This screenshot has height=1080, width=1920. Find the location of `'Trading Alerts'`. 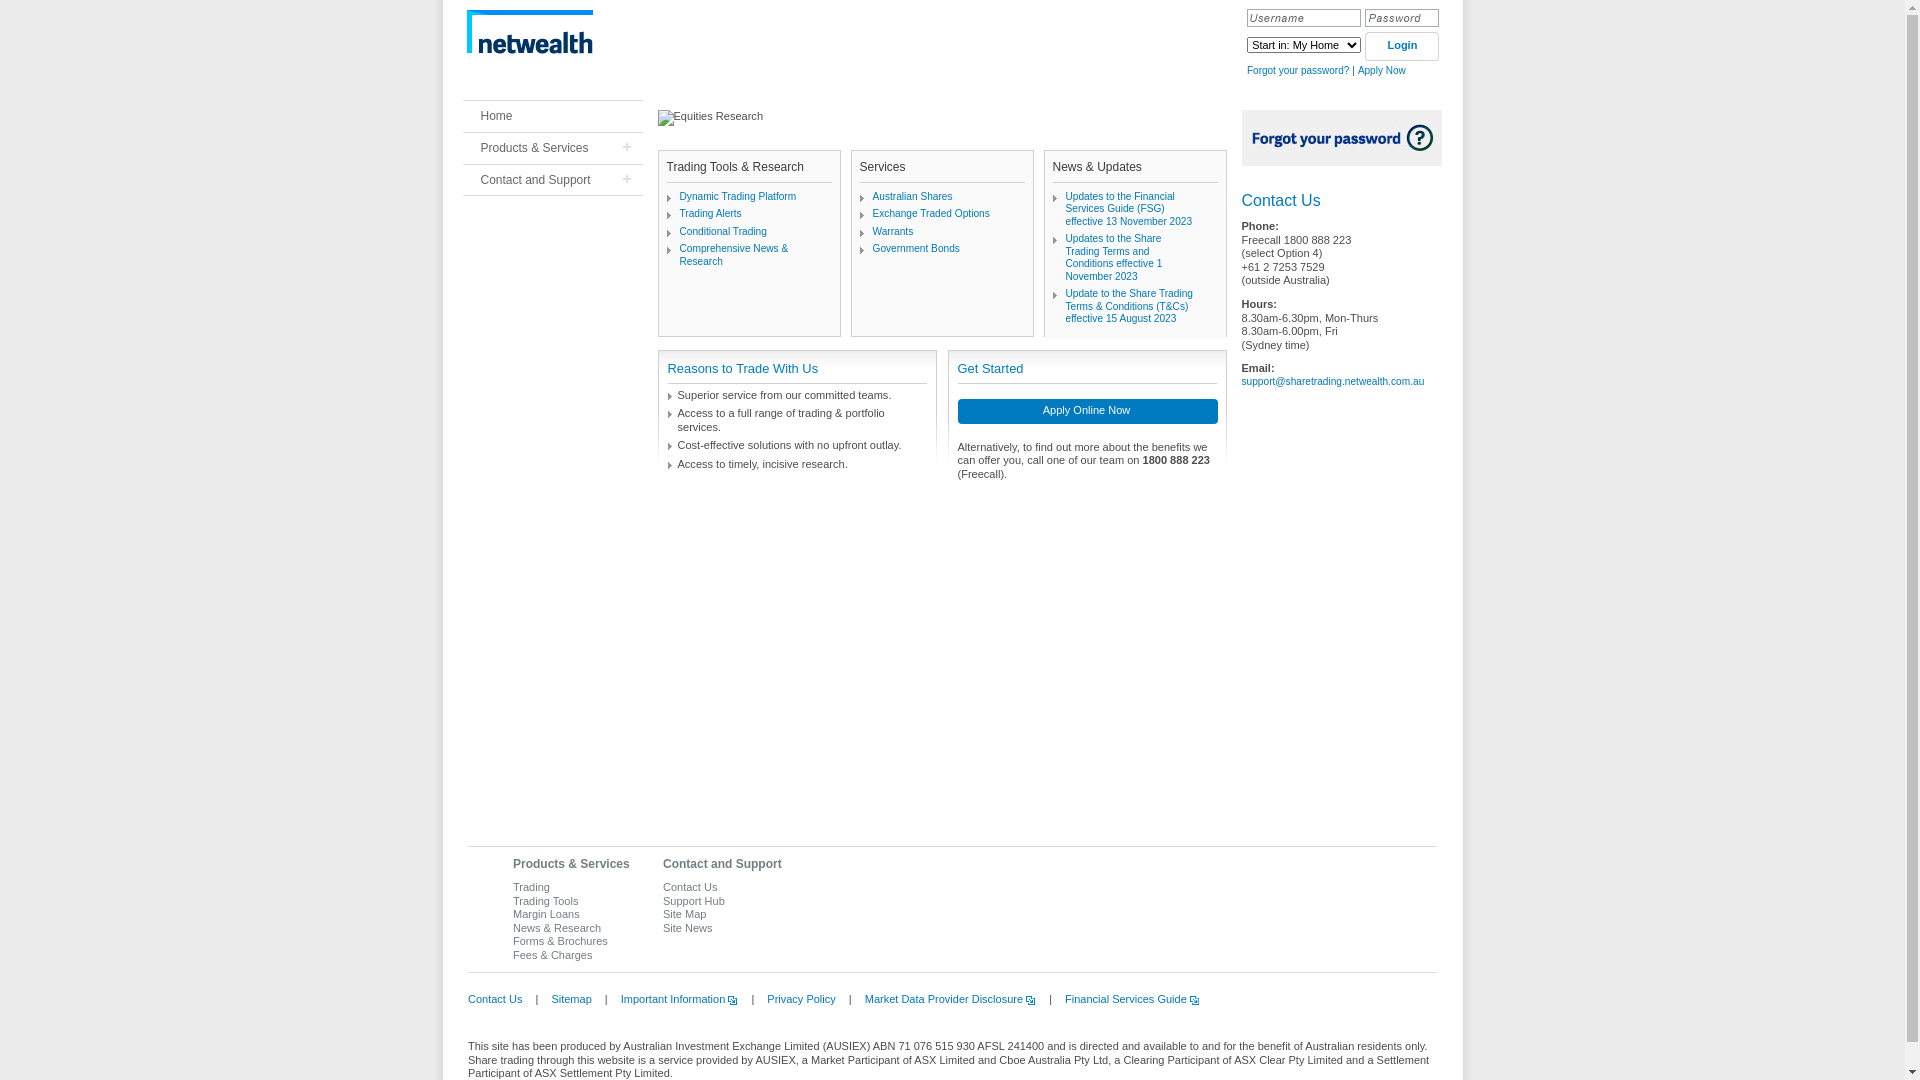

'Trading Alerts' is located at coordinates (710, 213).